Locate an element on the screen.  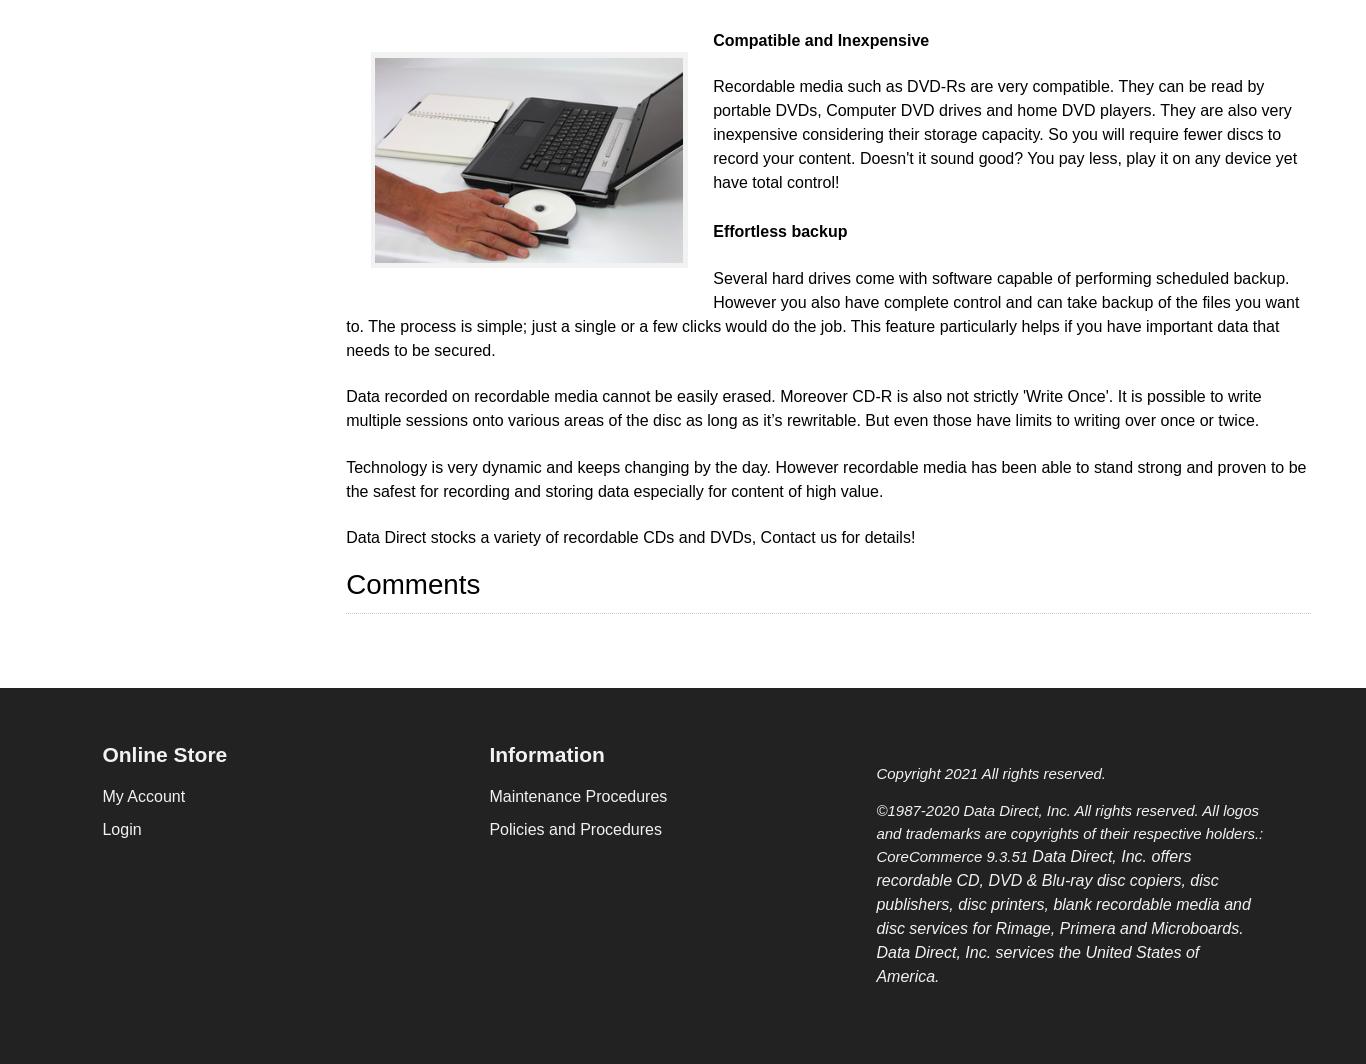
'Information' is located at coordinates (546, 753).